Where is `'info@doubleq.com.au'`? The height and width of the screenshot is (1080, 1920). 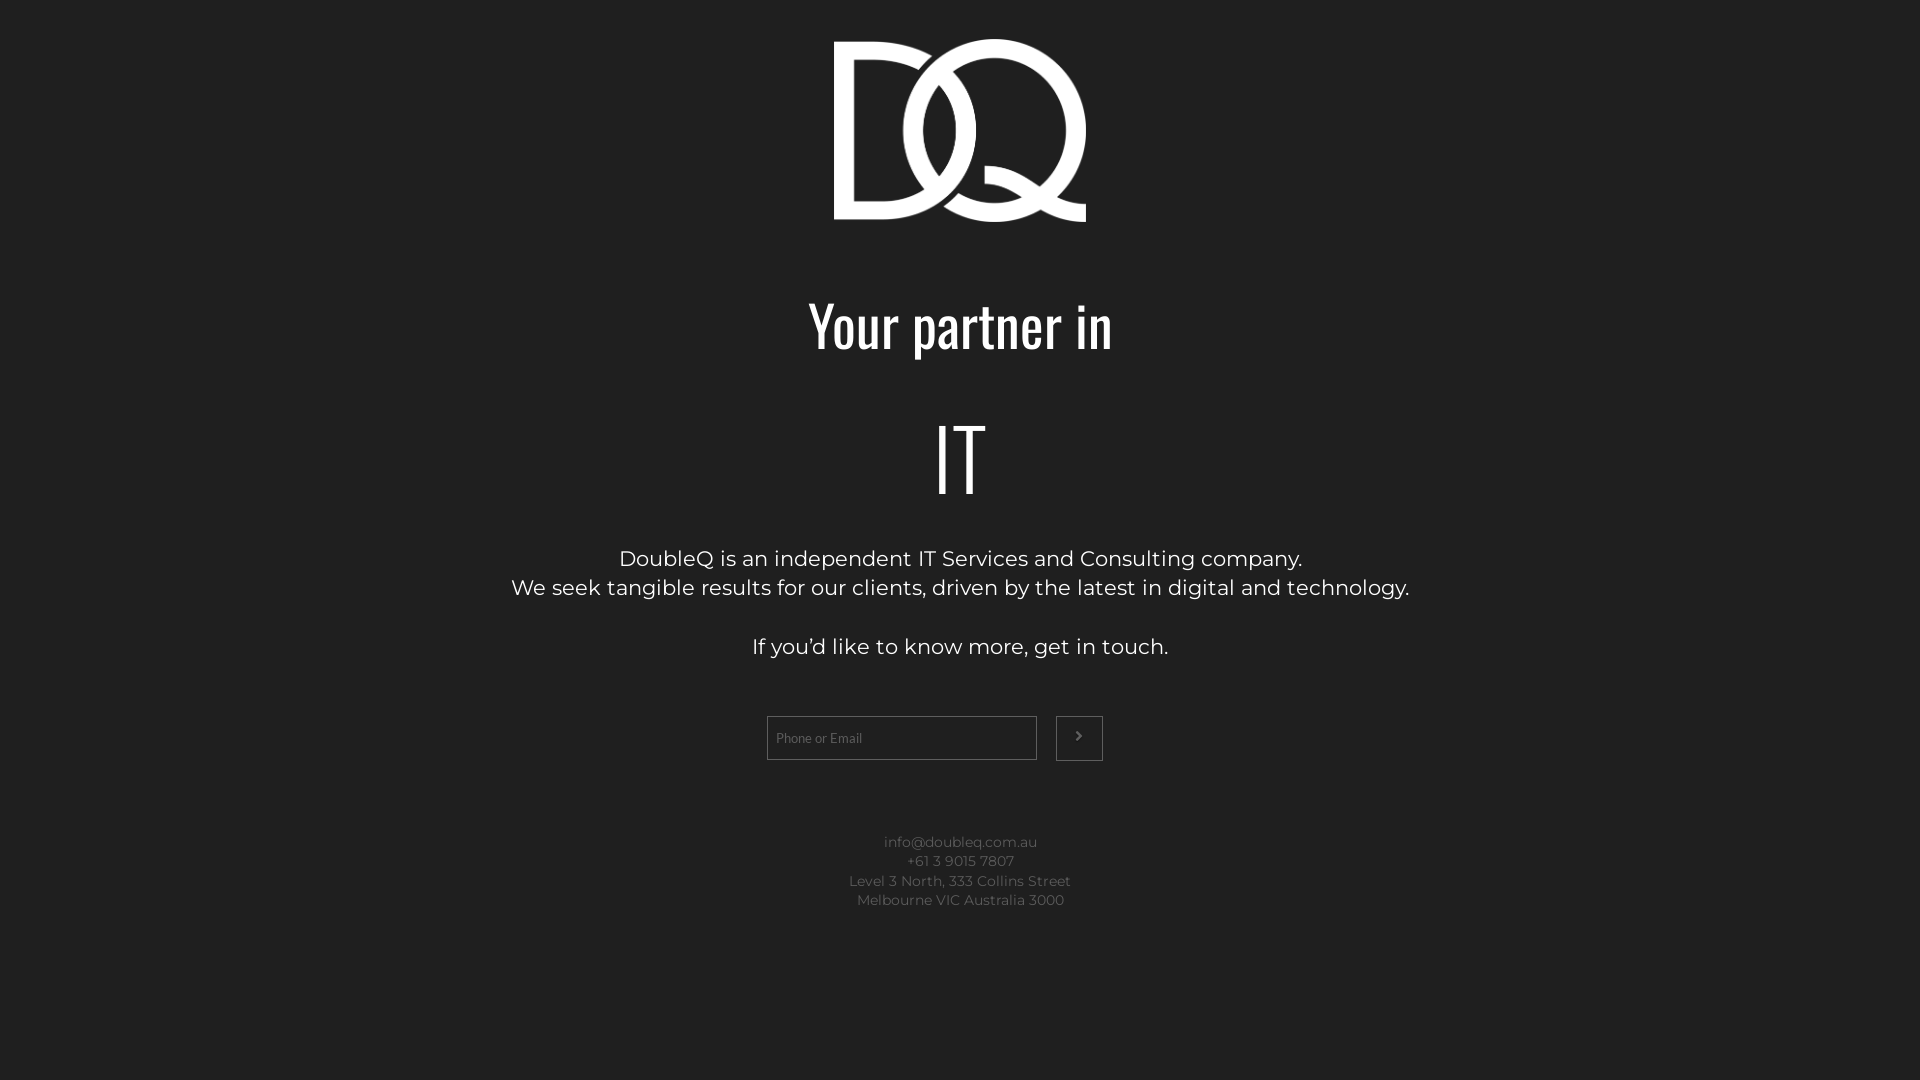 'info@doubleq.com.au' is located at coordinates (882, 841).